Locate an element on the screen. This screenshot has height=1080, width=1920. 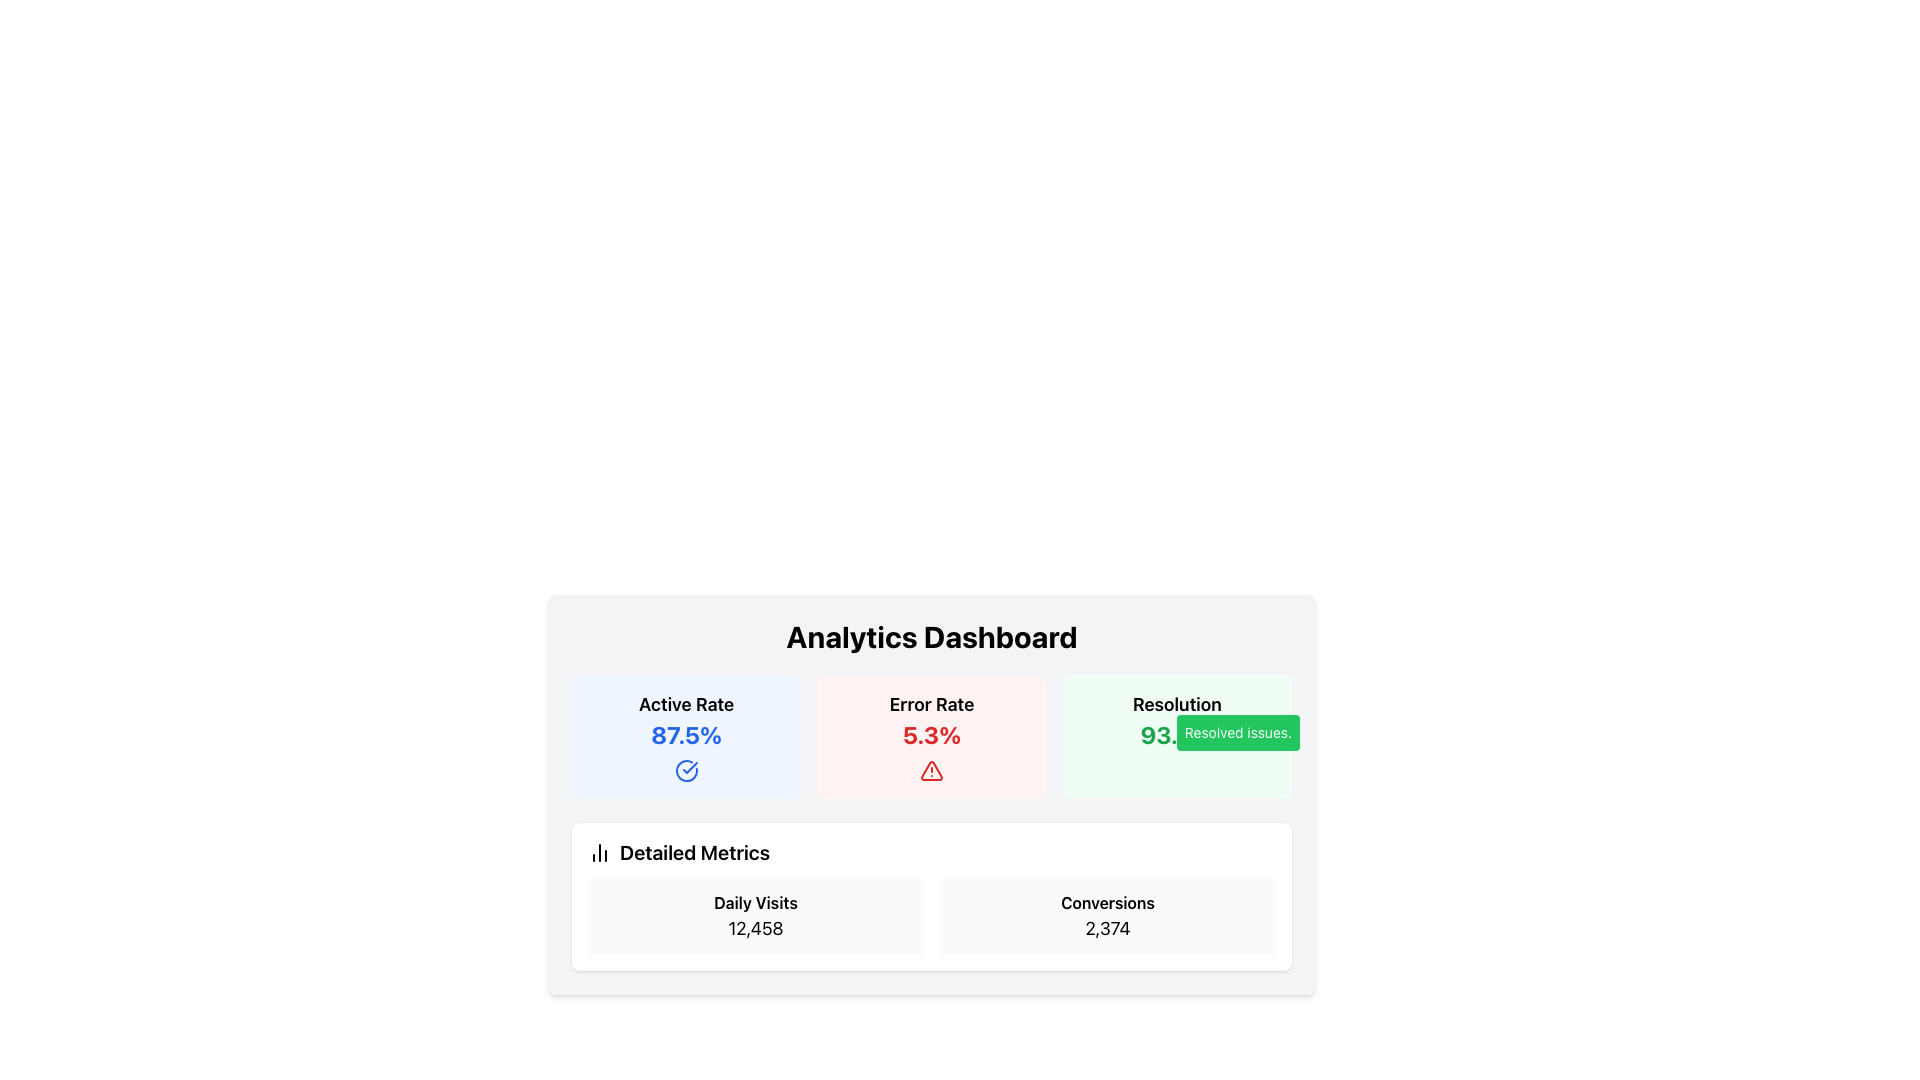
the Information Card displaying the error rate percentage for additional details, located in the center of a row of three analytics cards between 'Active Rate' and 'Resolution' is located at coordinates (930, 736).